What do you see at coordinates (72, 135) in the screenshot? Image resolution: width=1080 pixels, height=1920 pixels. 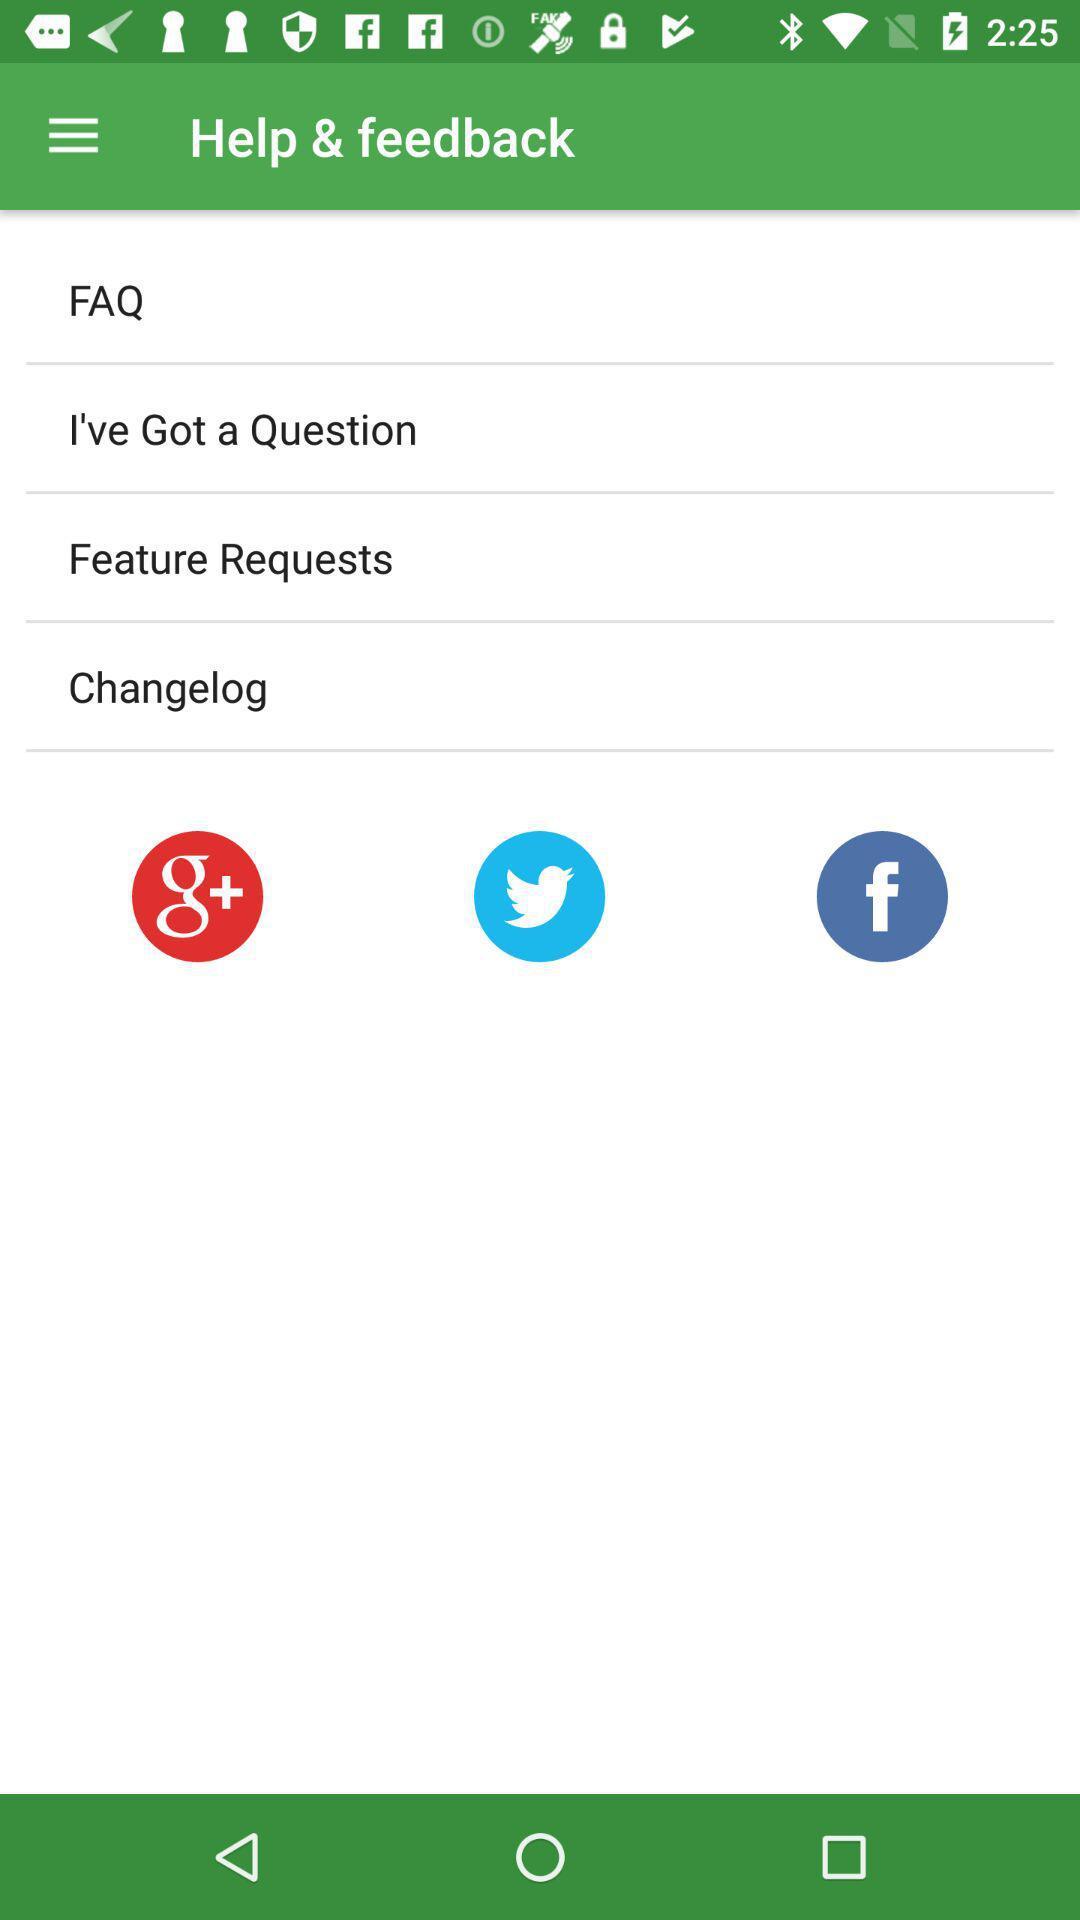 I see `icon at the top left corner` at bounding box center [72, 135].